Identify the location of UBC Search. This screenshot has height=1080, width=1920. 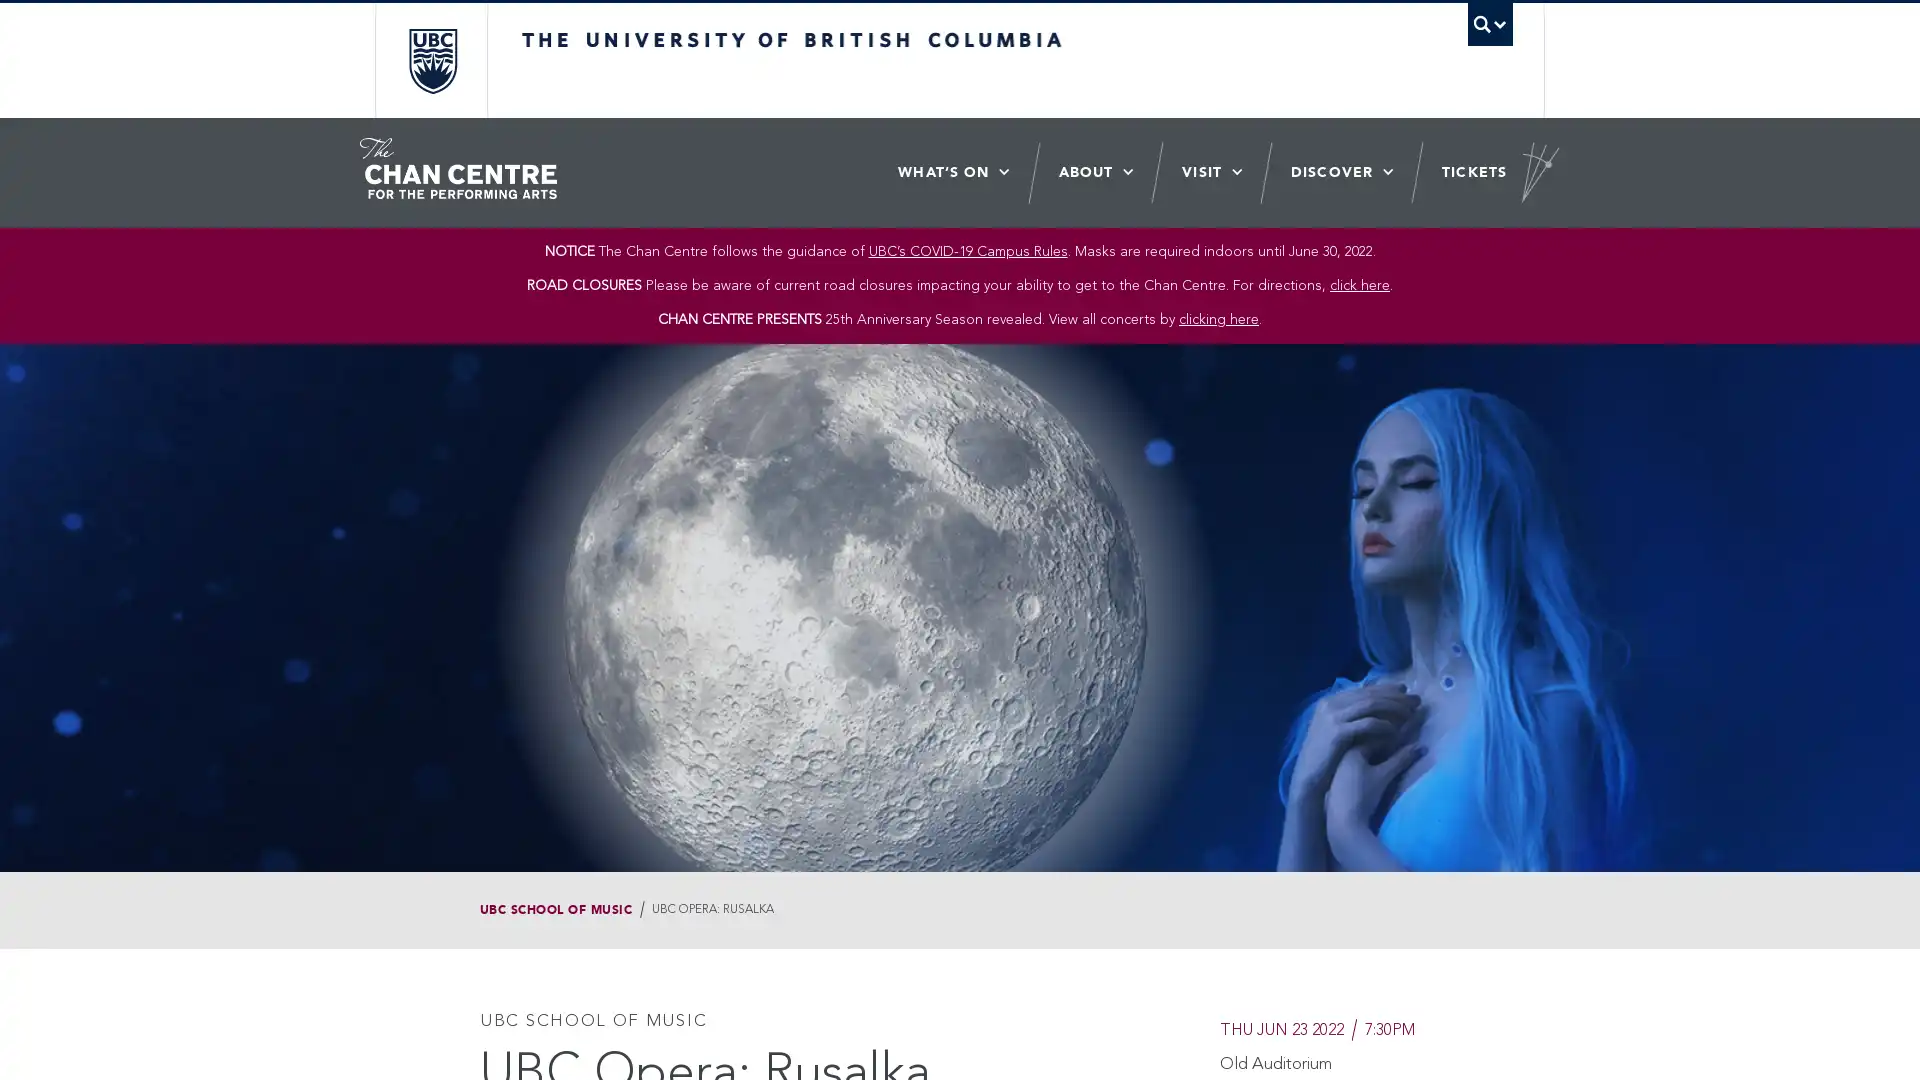
(1489, 24).